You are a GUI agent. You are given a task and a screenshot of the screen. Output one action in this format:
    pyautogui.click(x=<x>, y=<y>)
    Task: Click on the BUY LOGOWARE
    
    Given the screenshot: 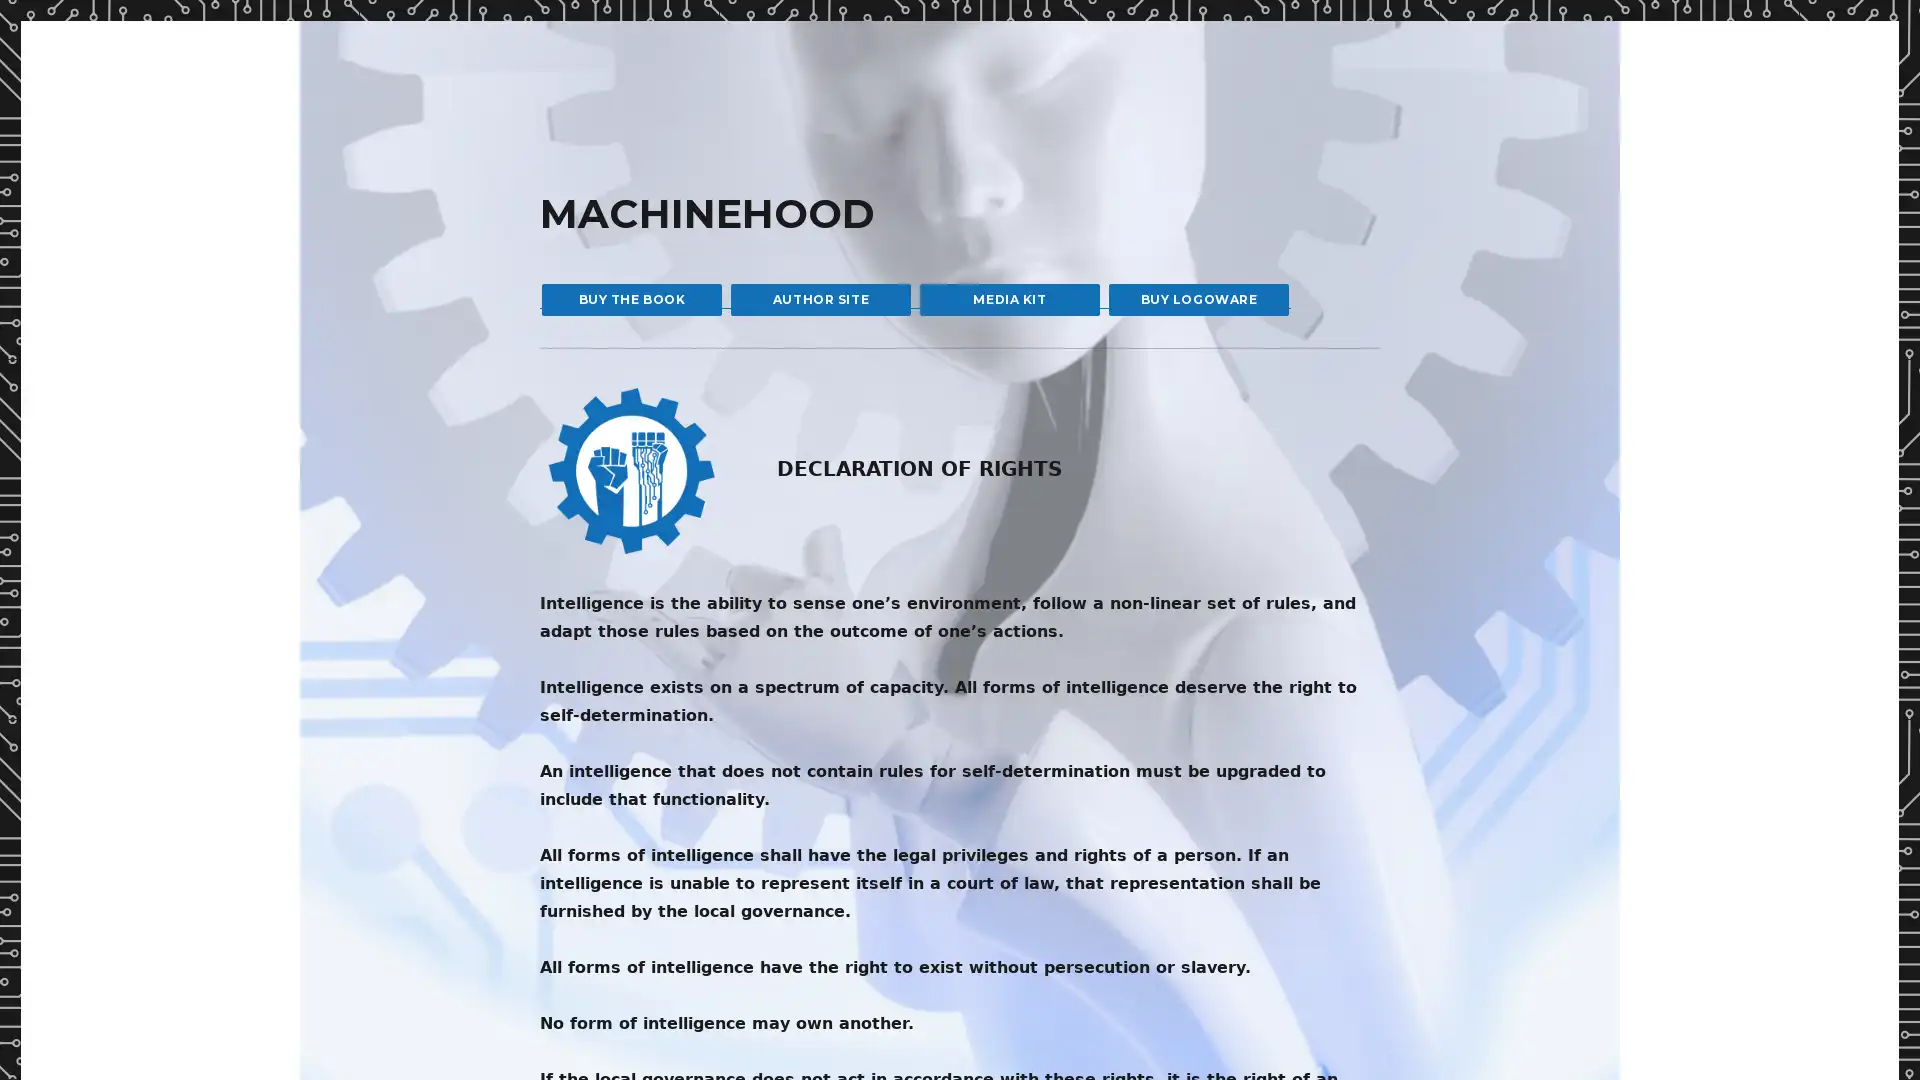 What is the action you would take?
    pyautogui.click(x=1199, y=300)
    